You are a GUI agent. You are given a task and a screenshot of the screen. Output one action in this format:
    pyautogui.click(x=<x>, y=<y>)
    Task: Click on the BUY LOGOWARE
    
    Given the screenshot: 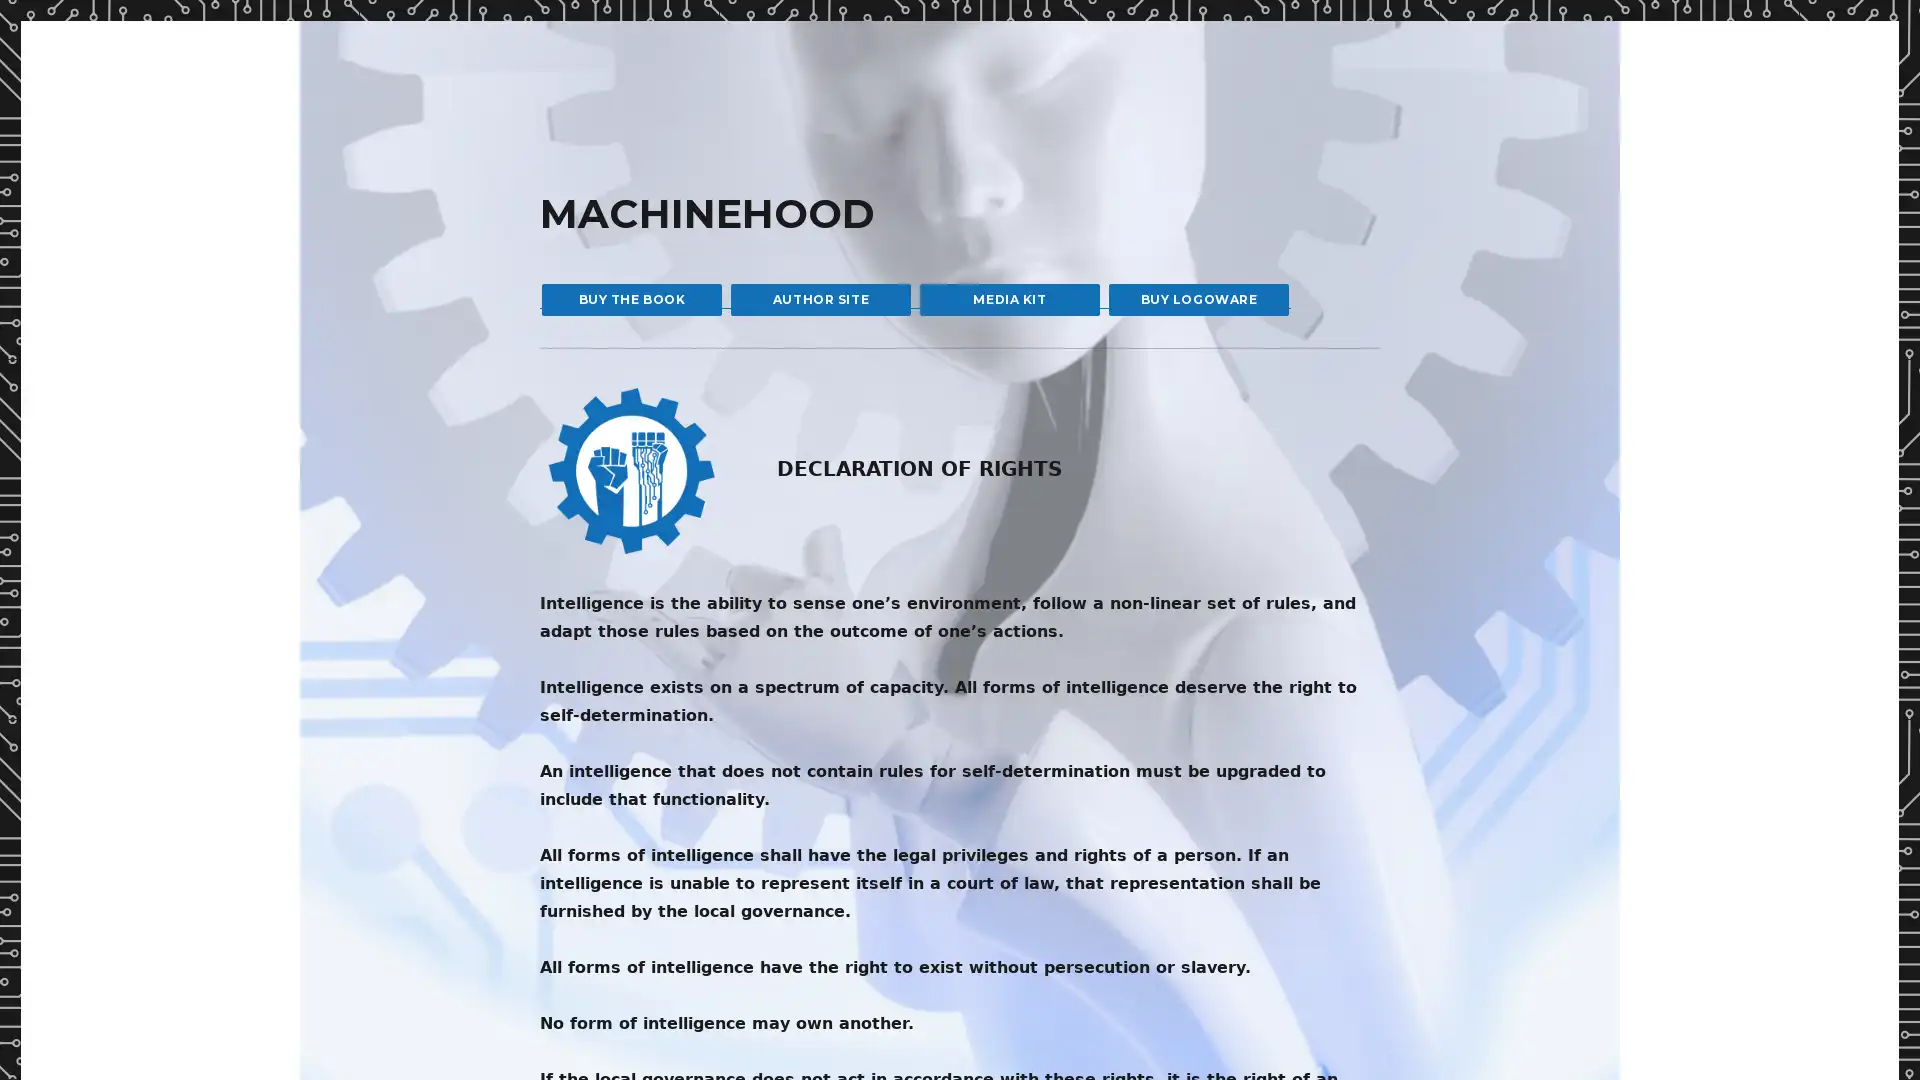 What is the action you would take?
    pyautogui.click(x=1199, y=300)
    